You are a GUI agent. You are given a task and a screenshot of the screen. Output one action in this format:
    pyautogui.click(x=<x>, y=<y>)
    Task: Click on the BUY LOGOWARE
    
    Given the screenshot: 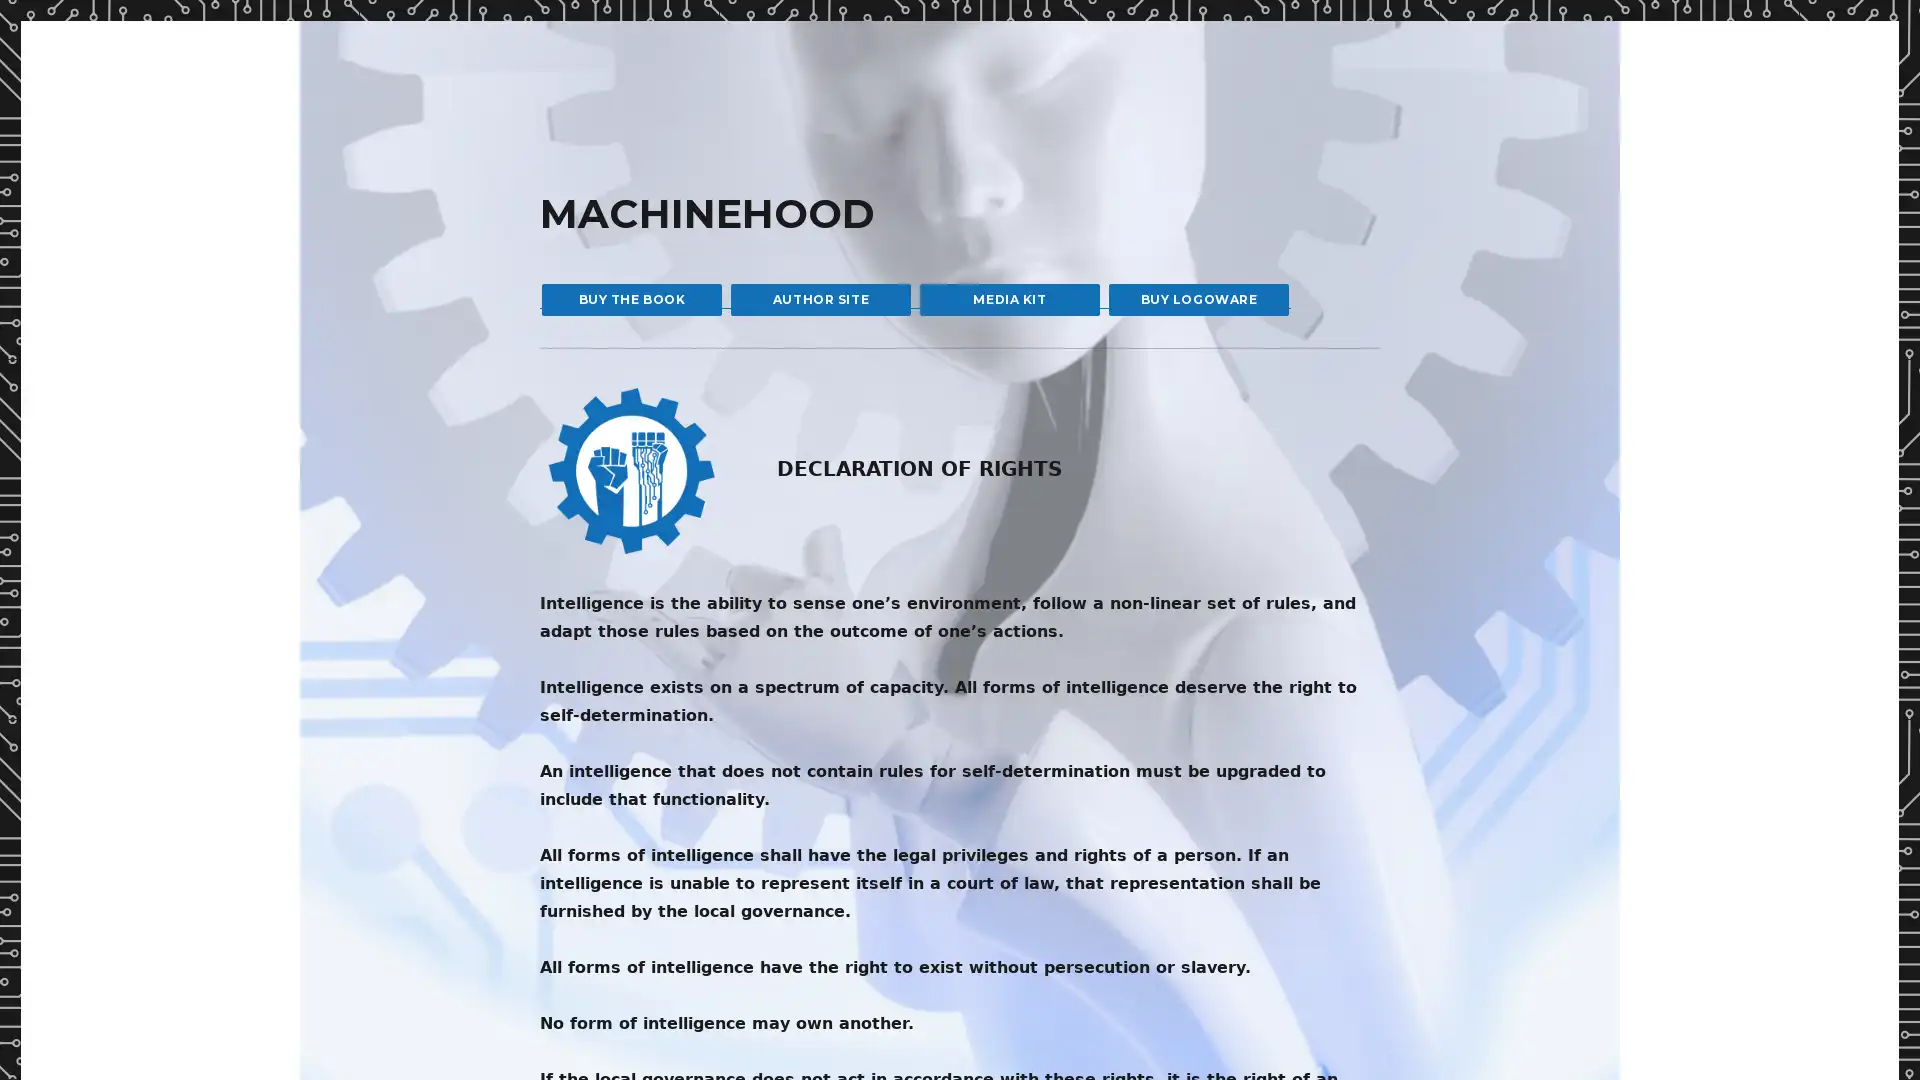 What is the action you would take?
    pyautogui.click(x=1199, y=300)
    